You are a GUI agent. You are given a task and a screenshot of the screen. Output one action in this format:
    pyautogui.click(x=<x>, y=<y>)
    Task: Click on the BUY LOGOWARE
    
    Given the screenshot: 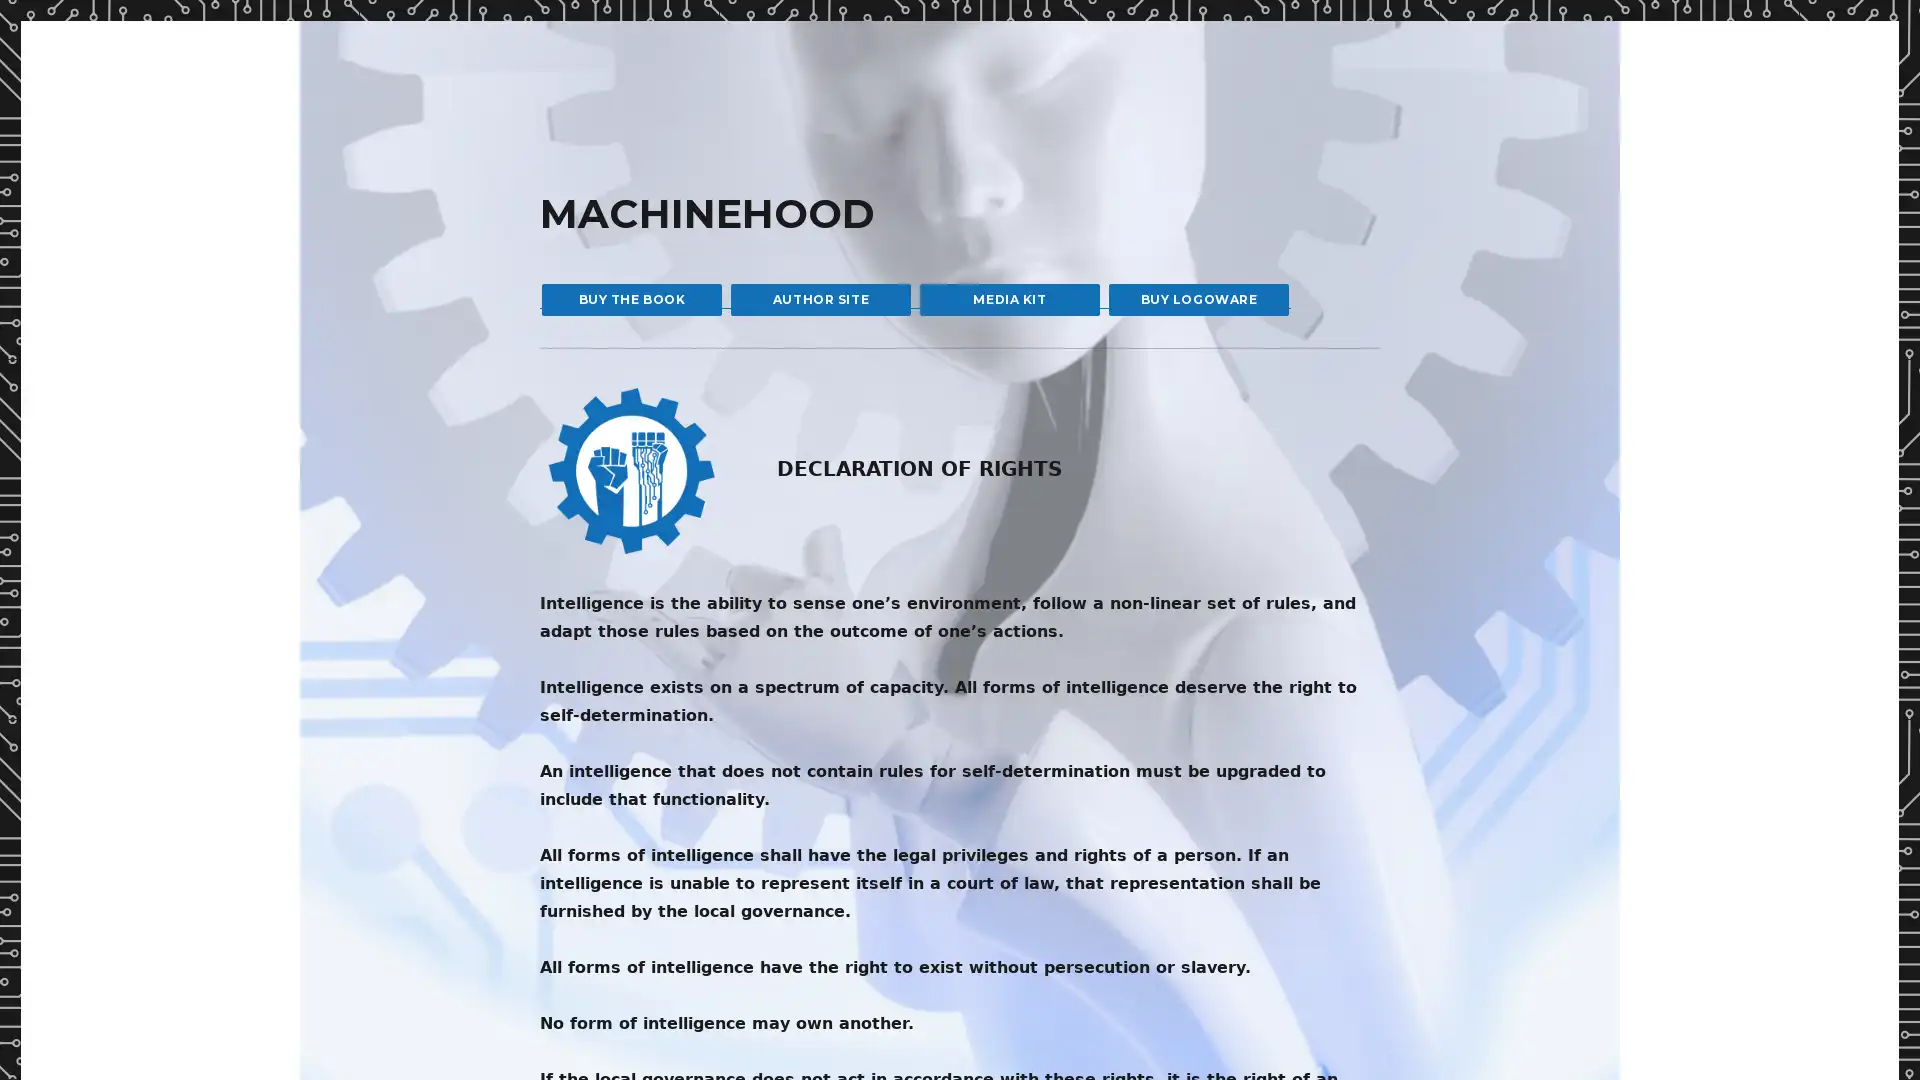 What is the action you would take?
    pyautogui.click(x=1199, y=300)
    